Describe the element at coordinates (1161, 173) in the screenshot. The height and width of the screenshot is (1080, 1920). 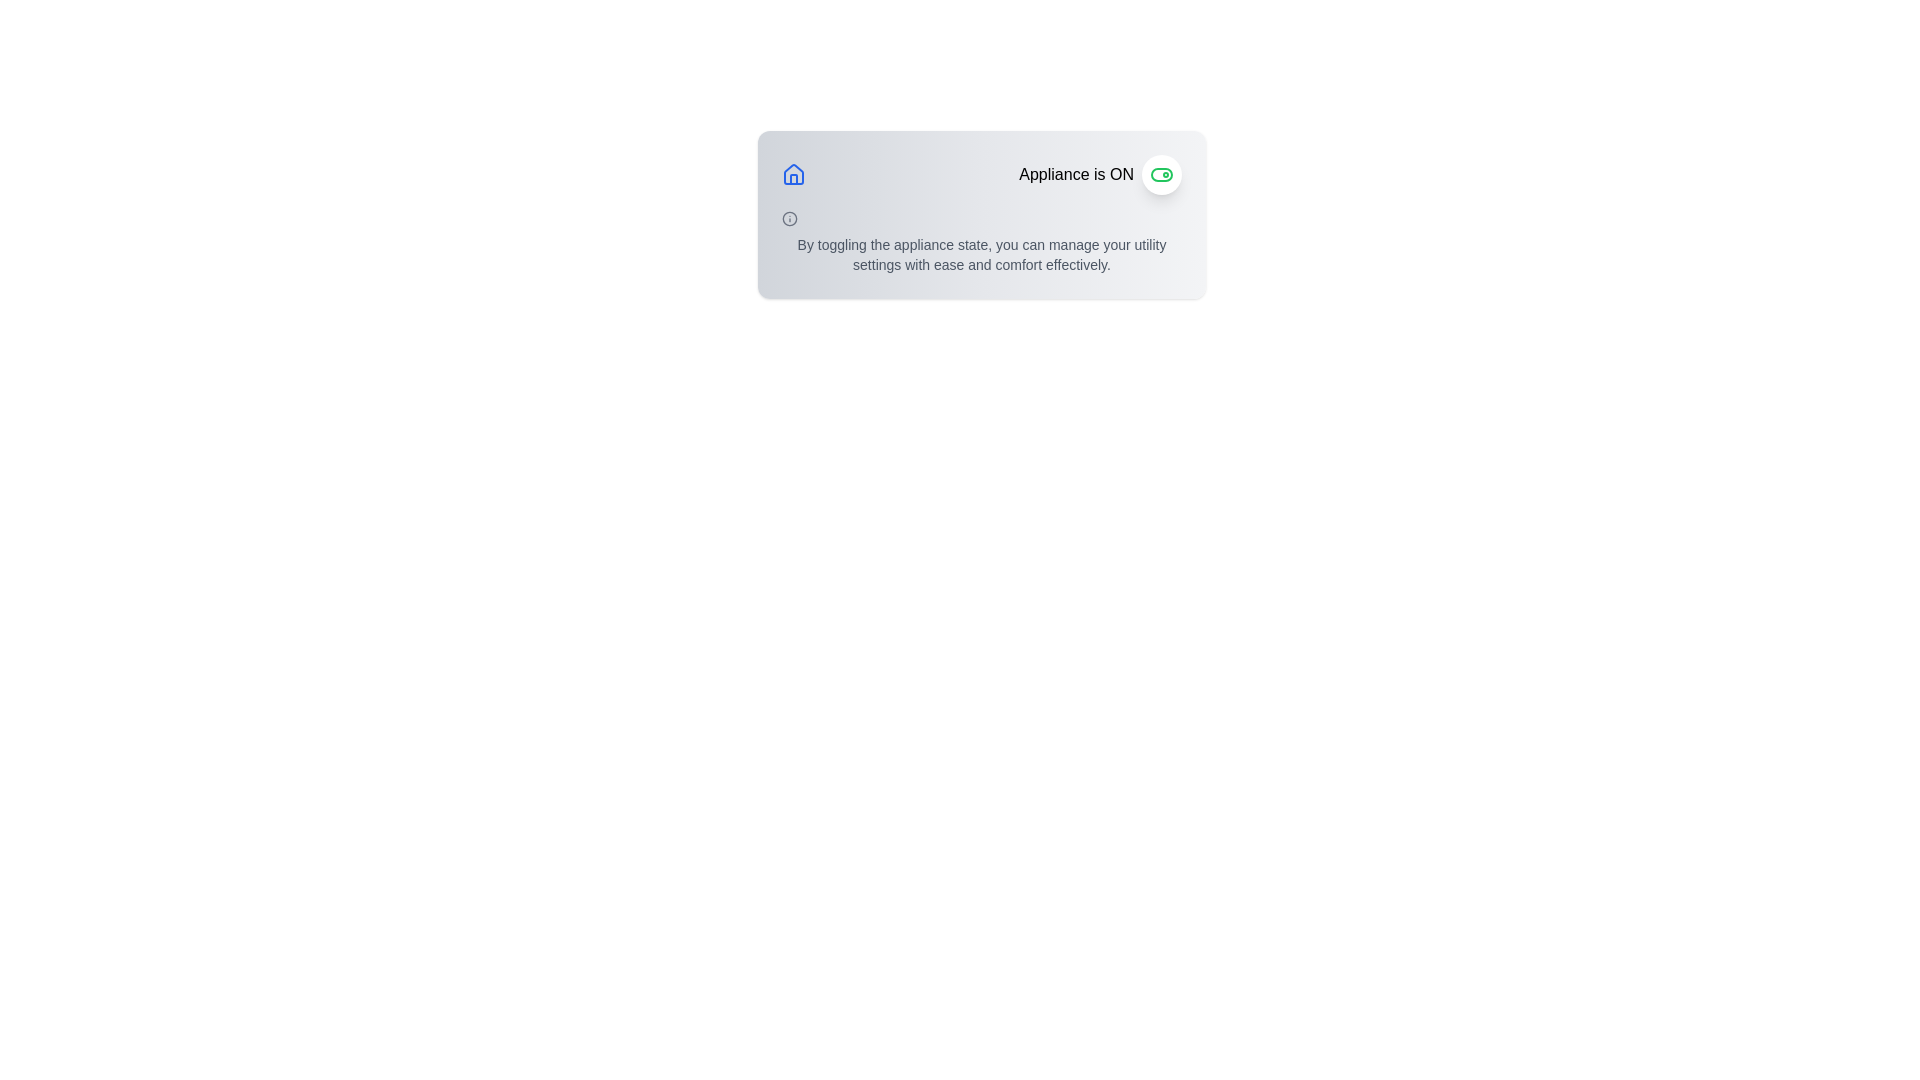
I see `the toggle switch located to the right of the text 'Appliance is ON' to switch its state` at that location.